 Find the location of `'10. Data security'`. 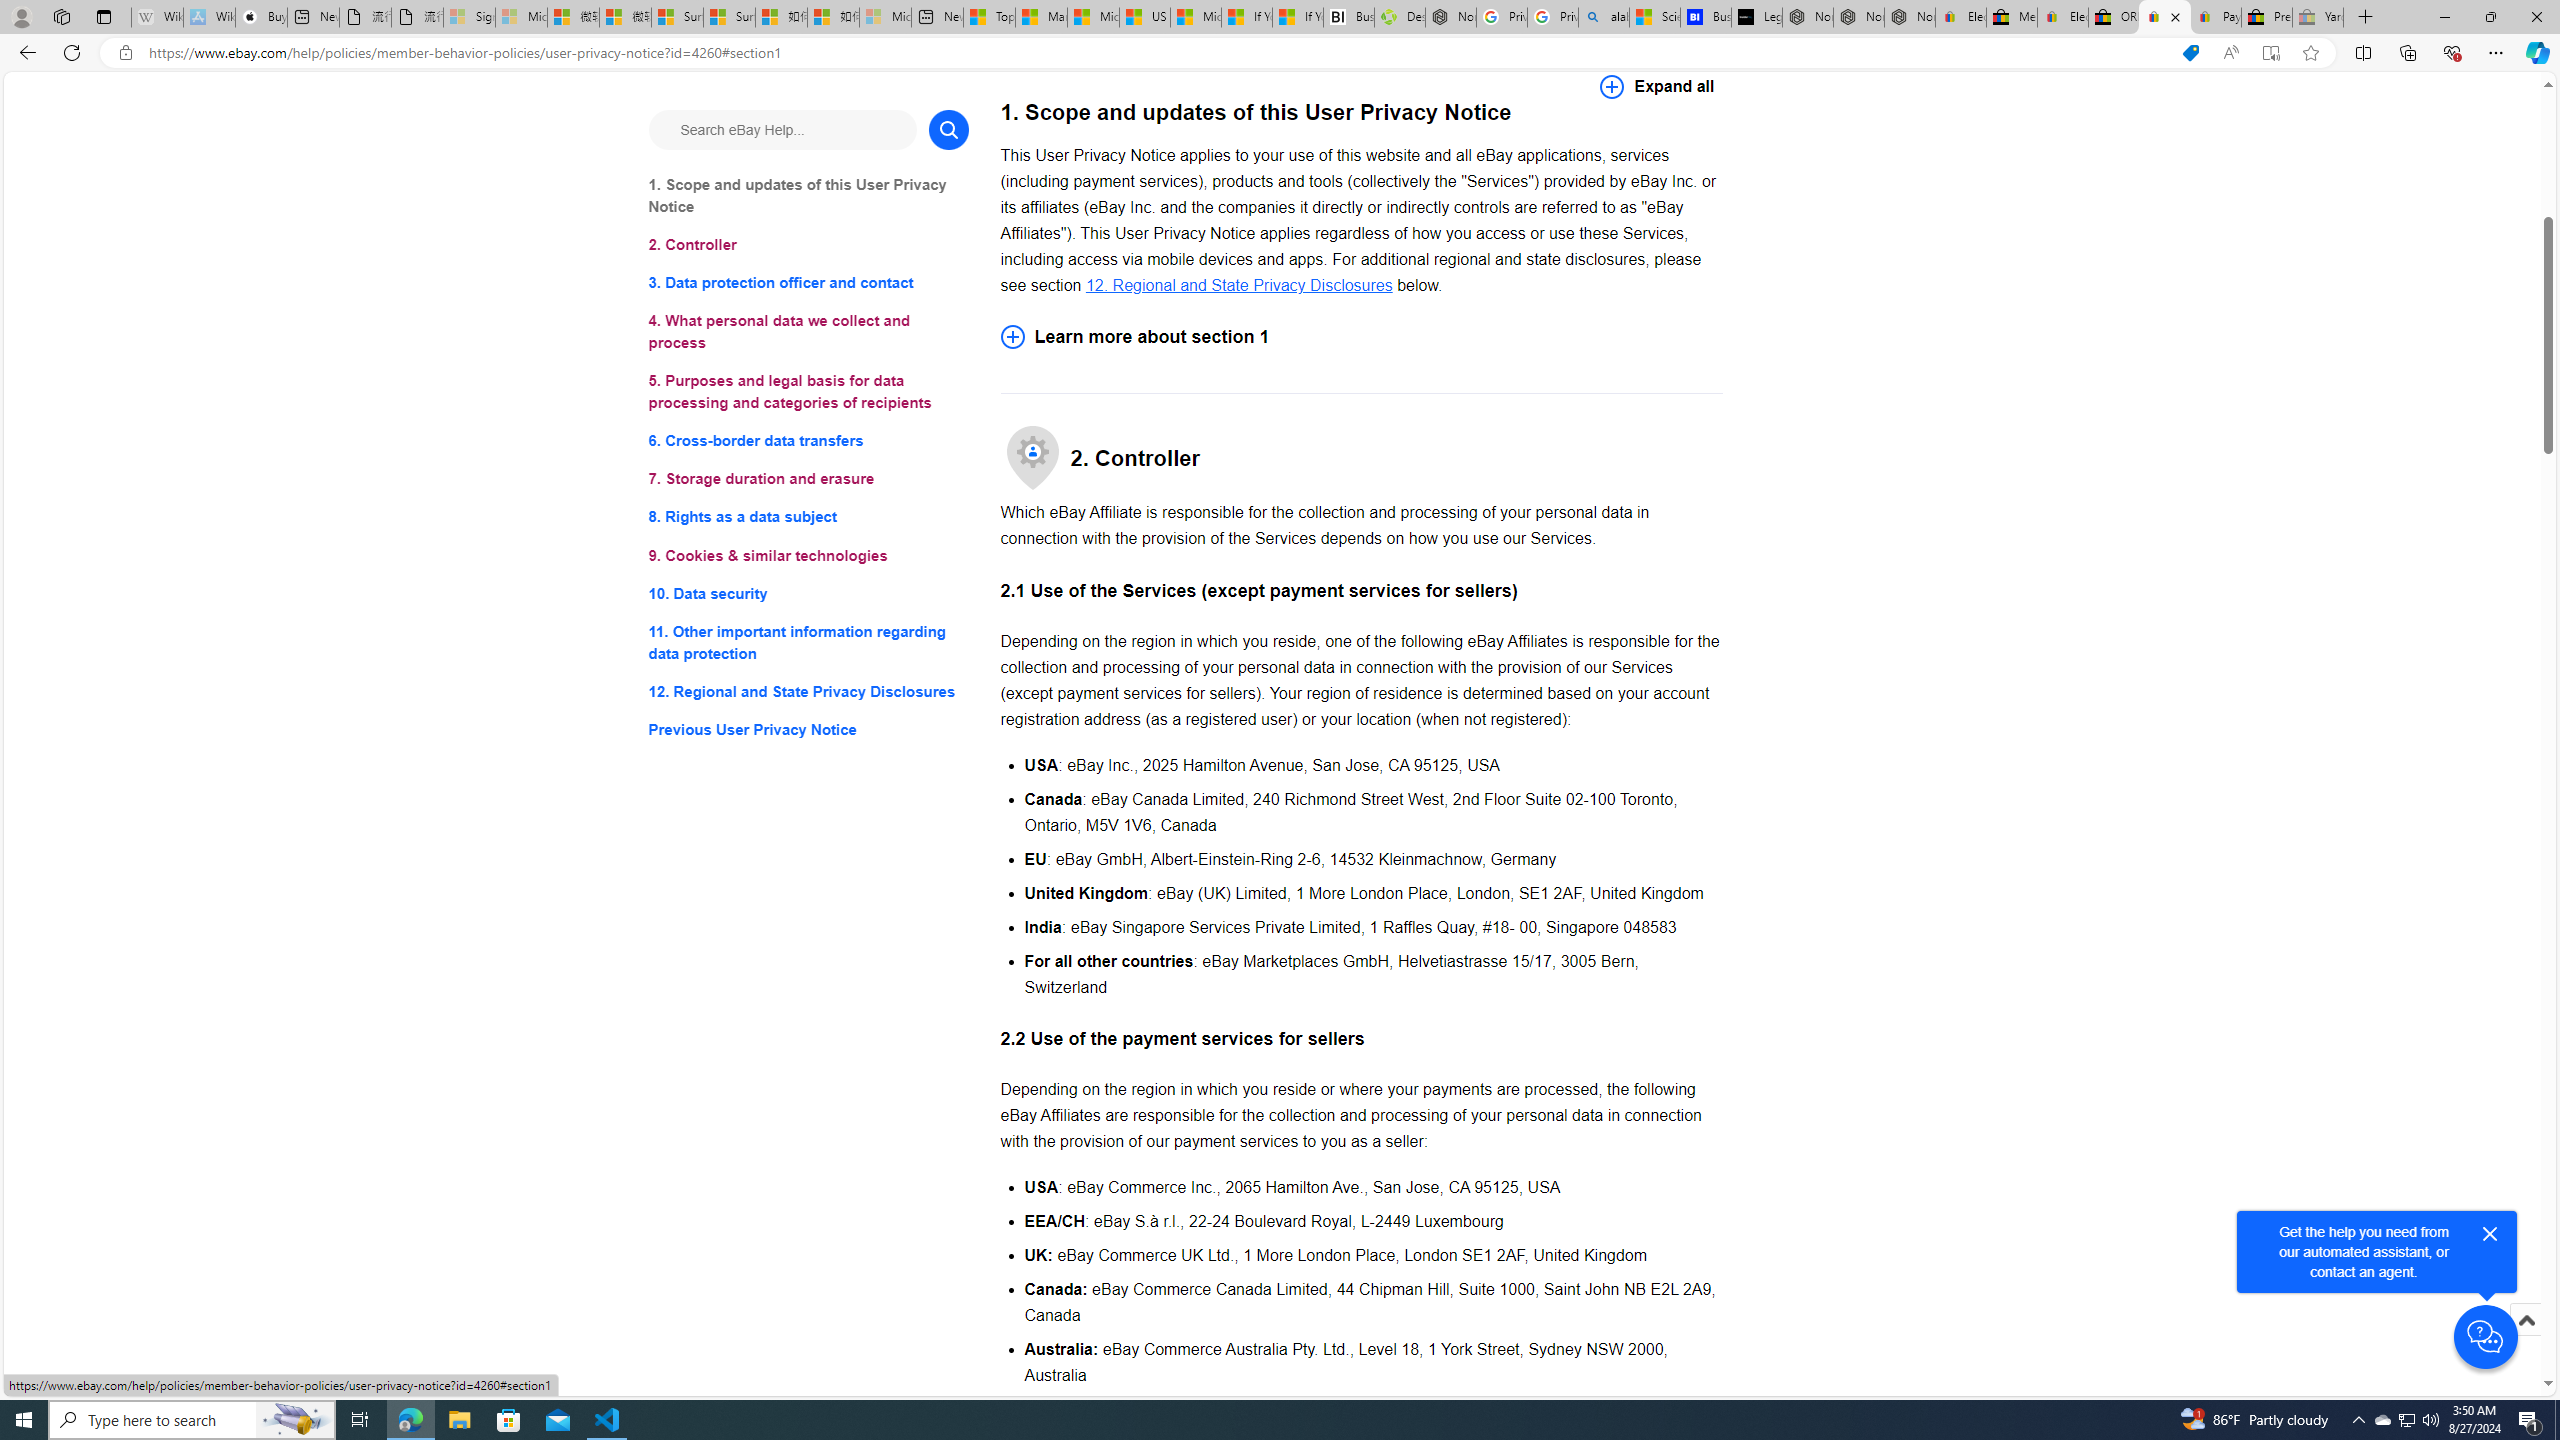

'10. Data security' is located at coordinates (807, 593).